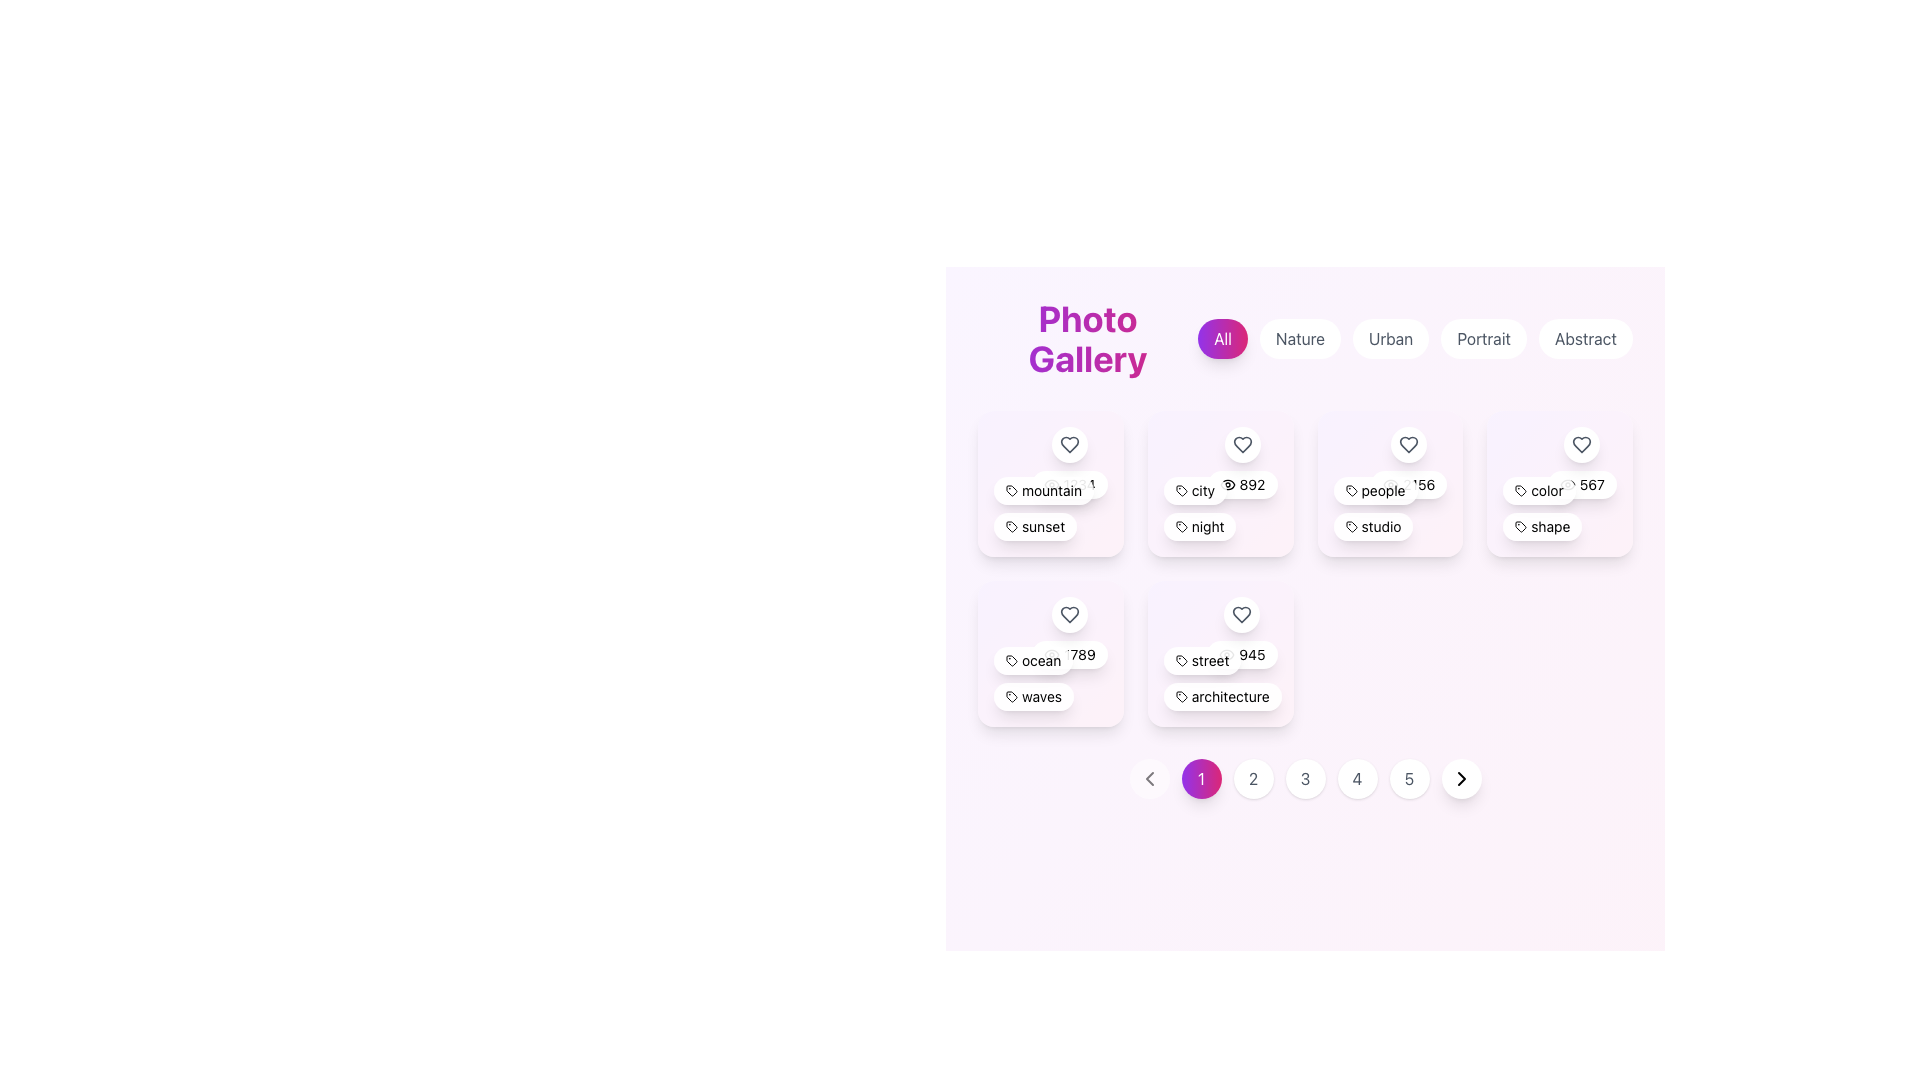 Image resolution: width=1920 pixels, height=1080 pixels. Describe the element at coordinates (1581, 462) in the screenshot. I see `the 'like' or 'favorite' button located at the top-right corner of the sixth card in the grid layout to express approval or mark the item as a favorite` at that location.